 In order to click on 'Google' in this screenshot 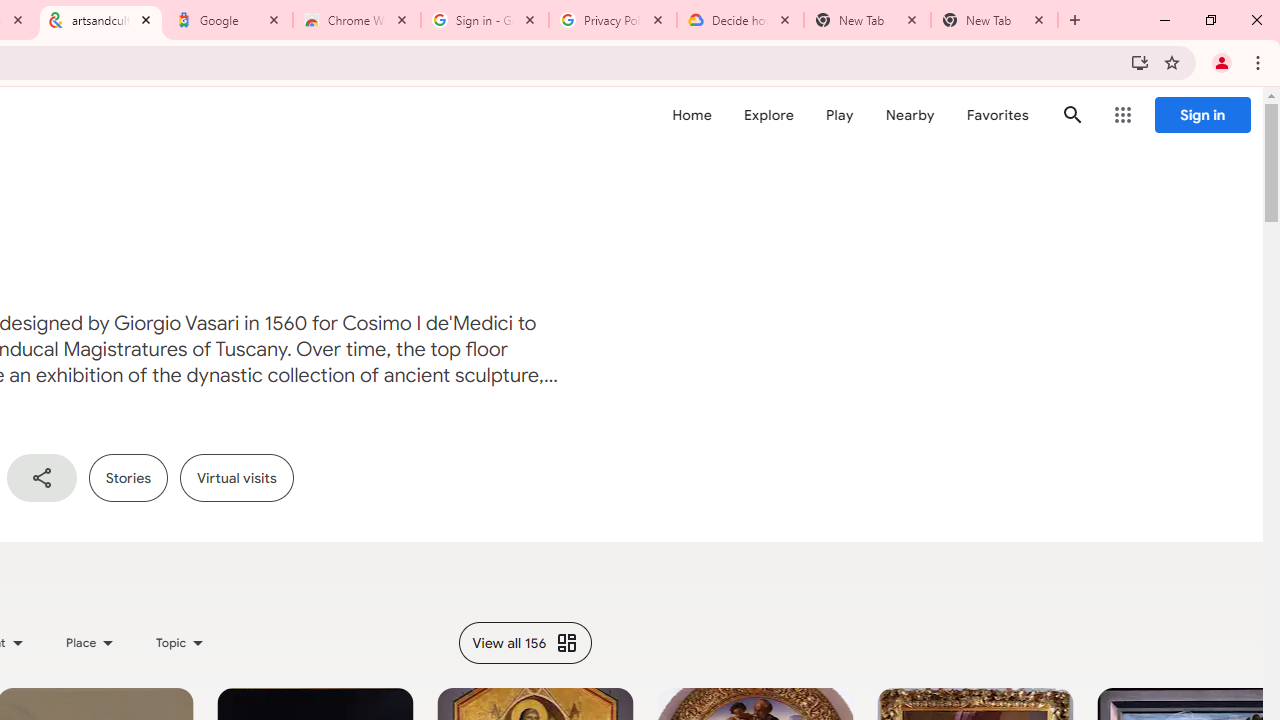, I will do `click(229, 20)`.